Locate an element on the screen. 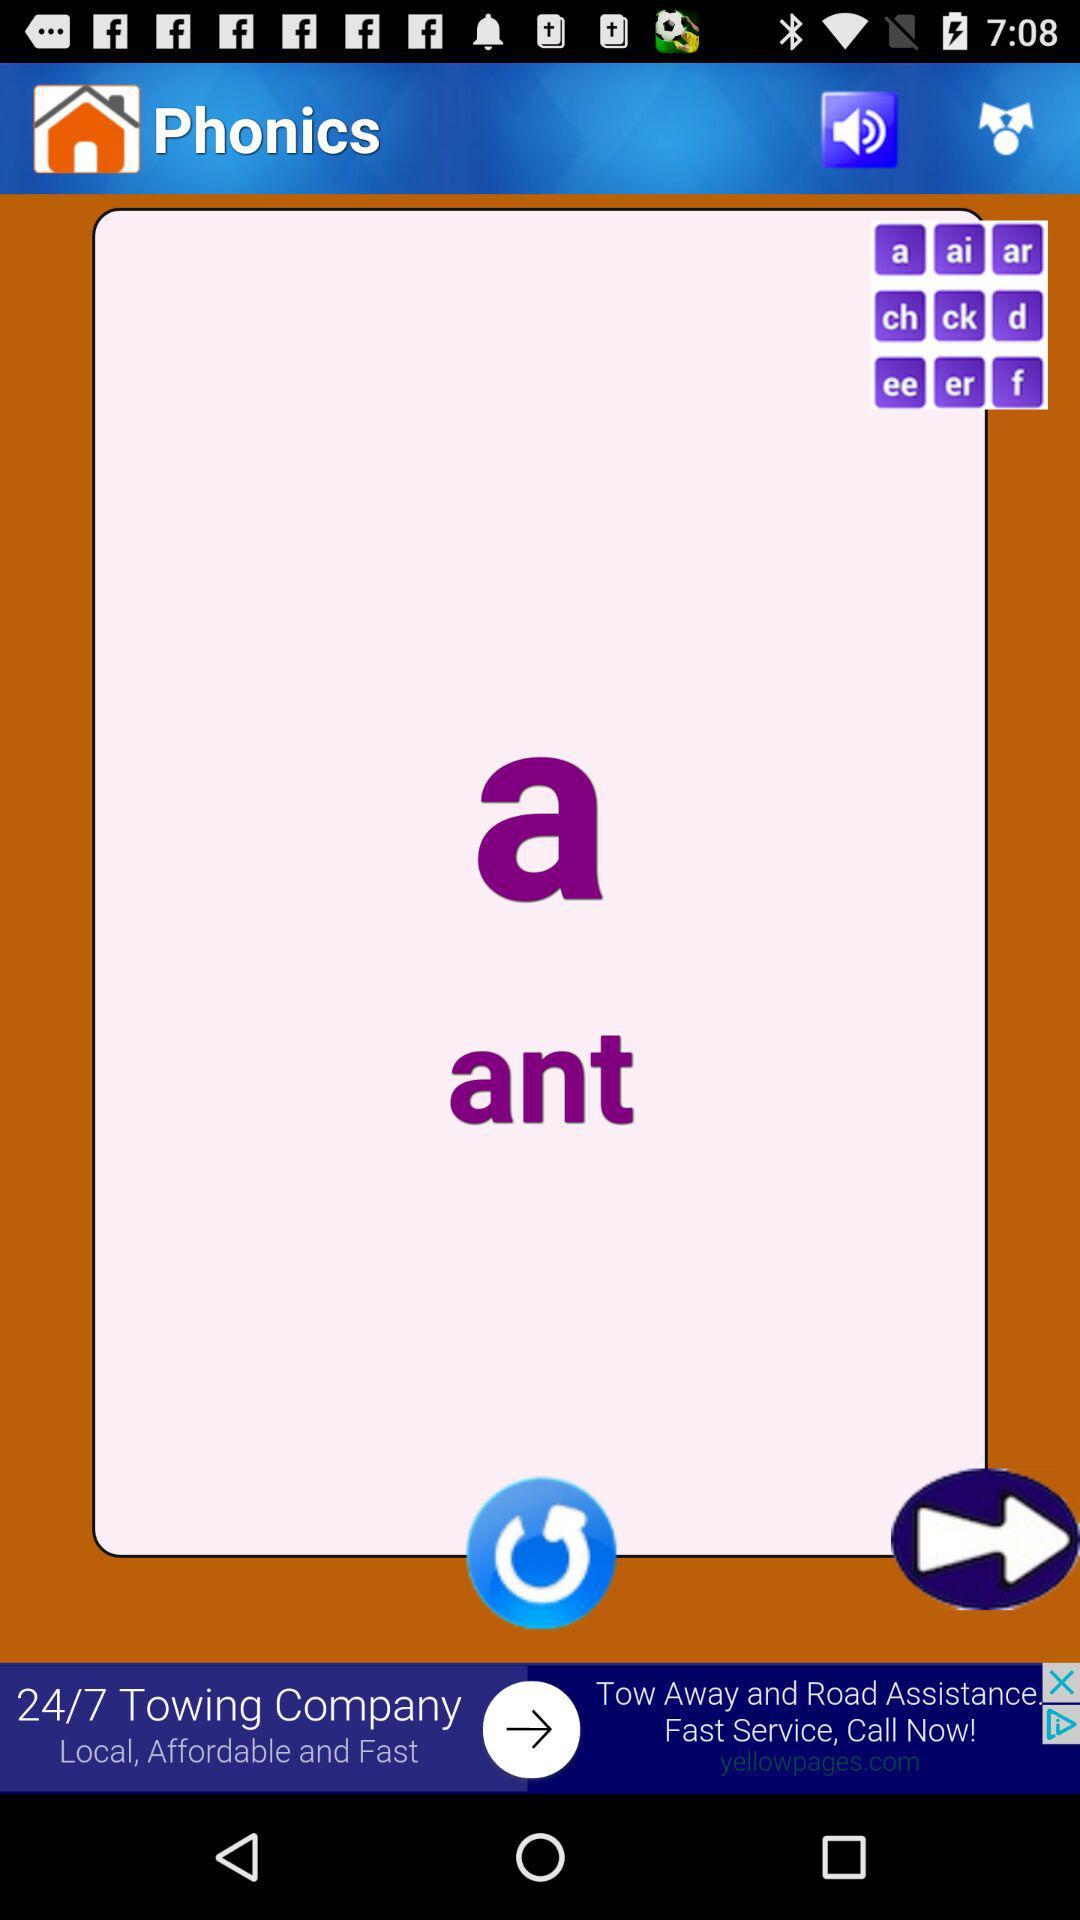 Image resolution: width=1080 pixels, height=1920 pixels. new flashcard is located at coordinates (958, 314).